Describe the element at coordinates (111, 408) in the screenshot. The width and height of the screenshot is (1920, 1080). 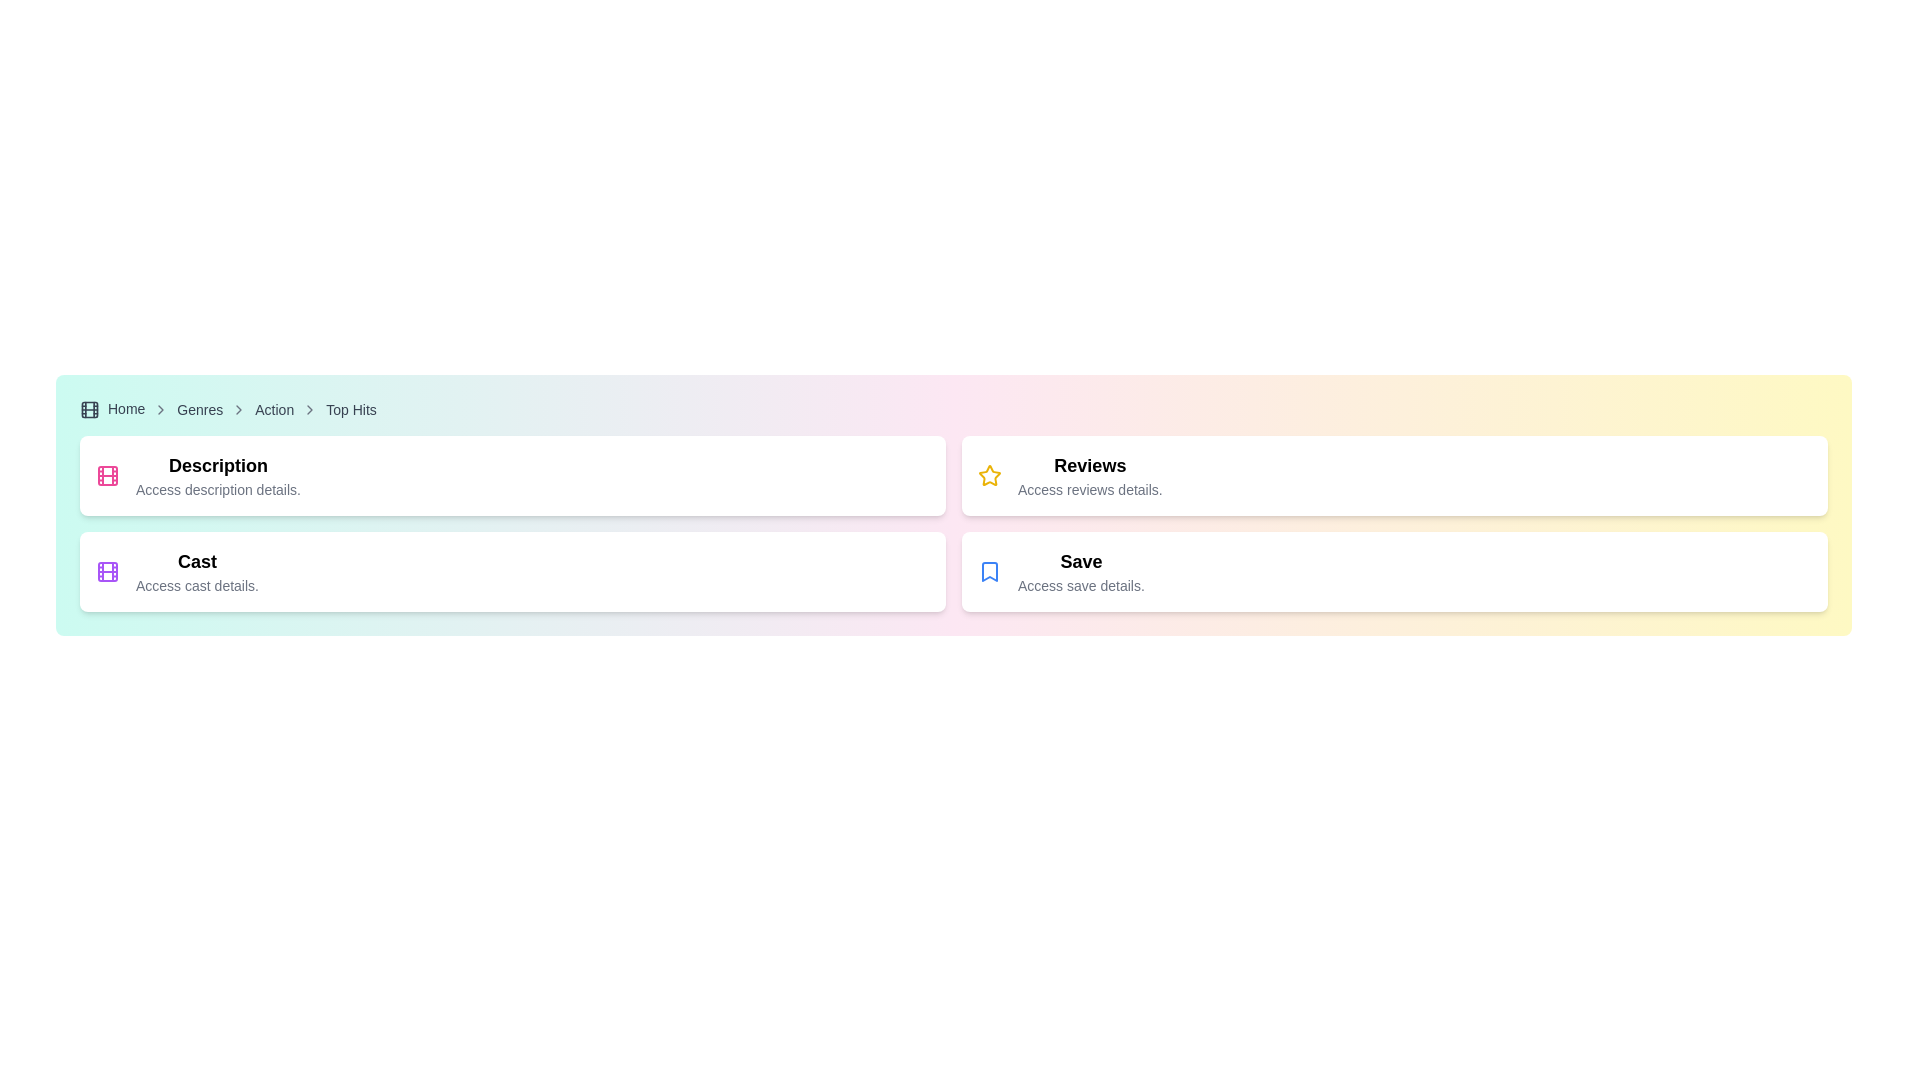
I see `the 'Home' clickable text link with an associated film roll icon to change its color to blue` at that location.